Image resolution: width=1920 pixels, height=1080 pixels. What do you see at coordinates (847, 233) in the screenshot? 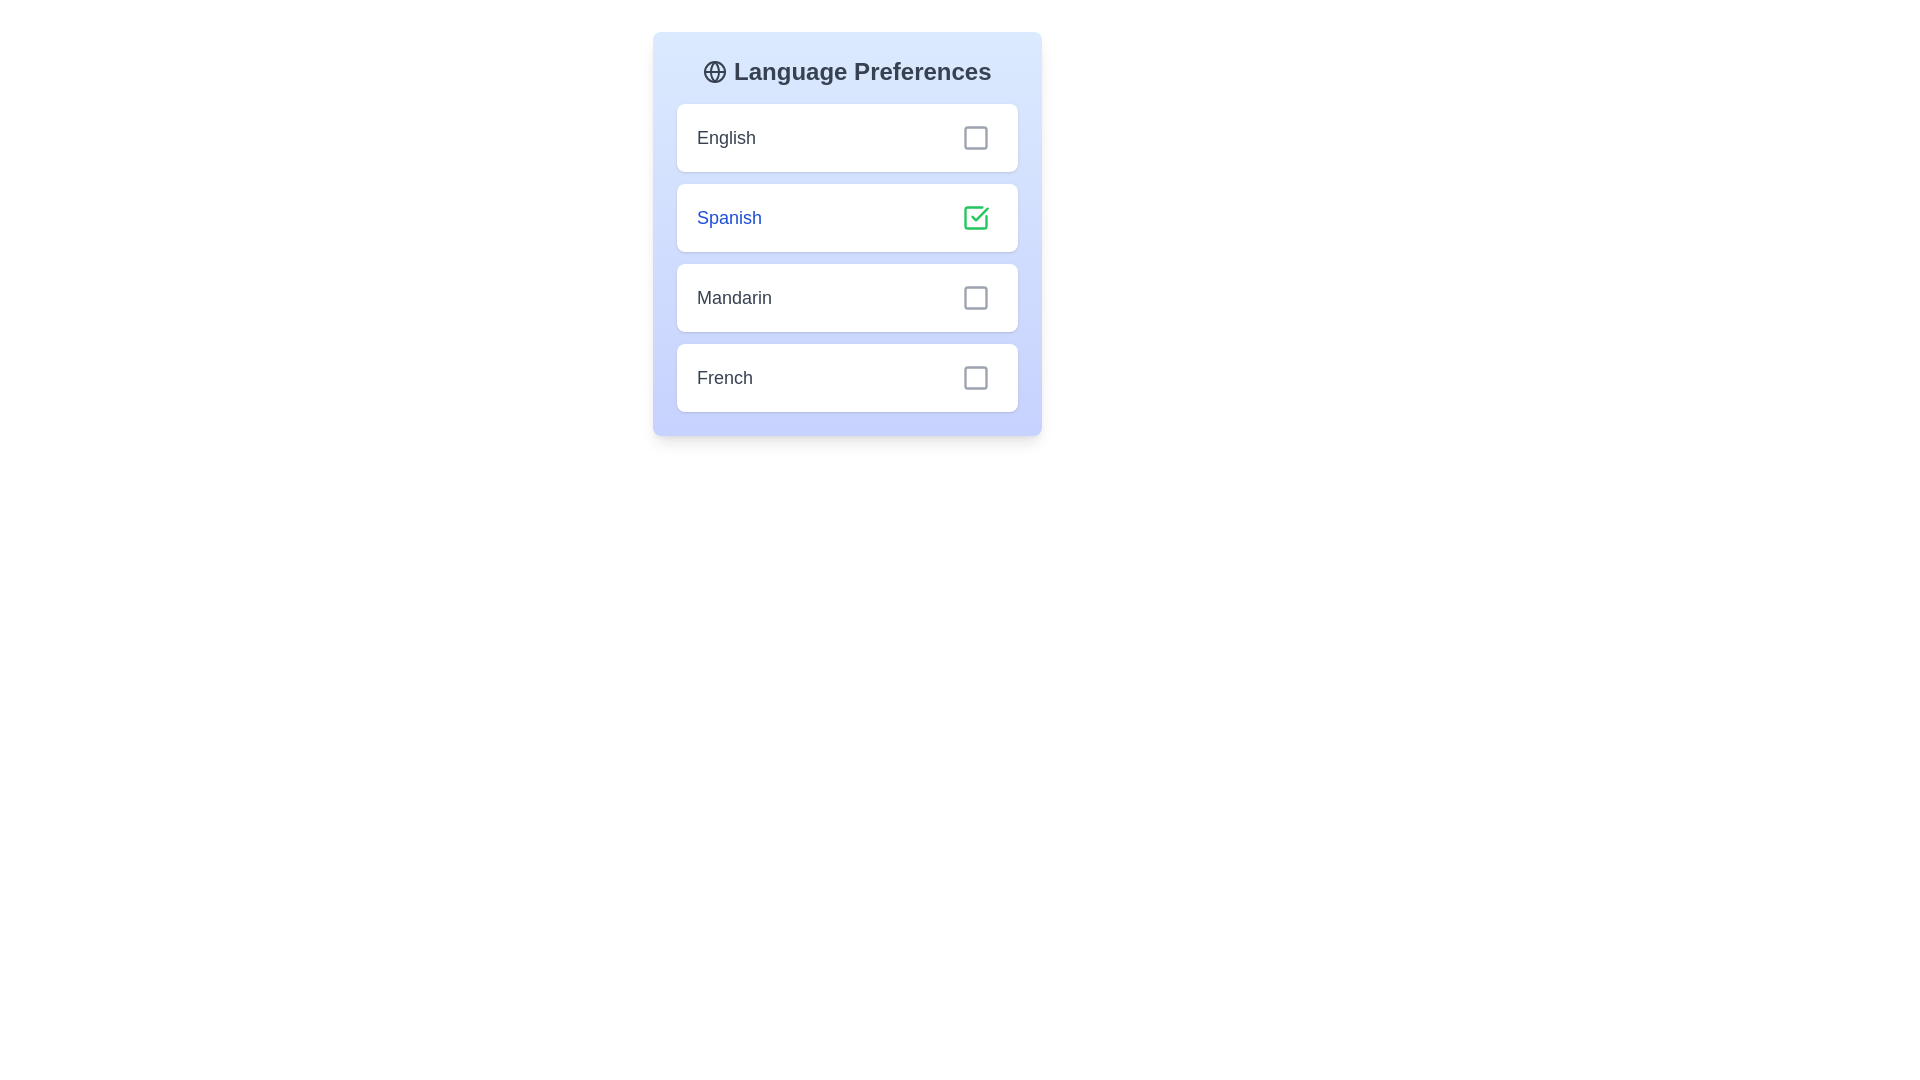
I see `the checkbox next to the 'Spanish' option in the Language Preferences modal` at bounding box center [847, 233].